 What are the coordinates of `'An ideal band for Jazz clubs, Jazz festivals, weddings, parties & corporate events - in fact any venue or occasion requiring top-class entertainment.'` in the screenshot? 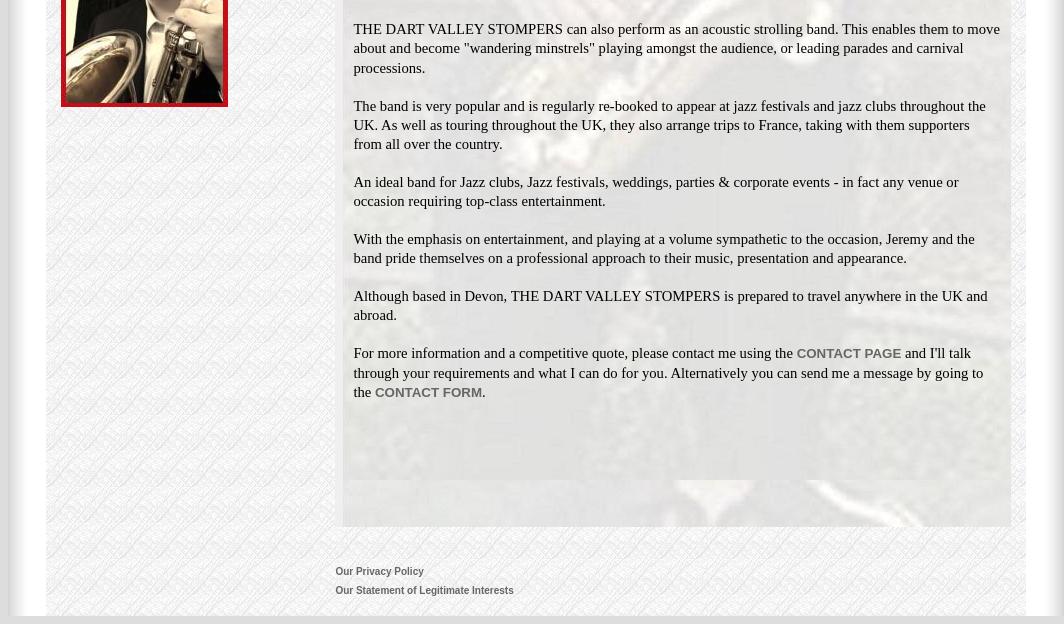 It's located at (353, 189).